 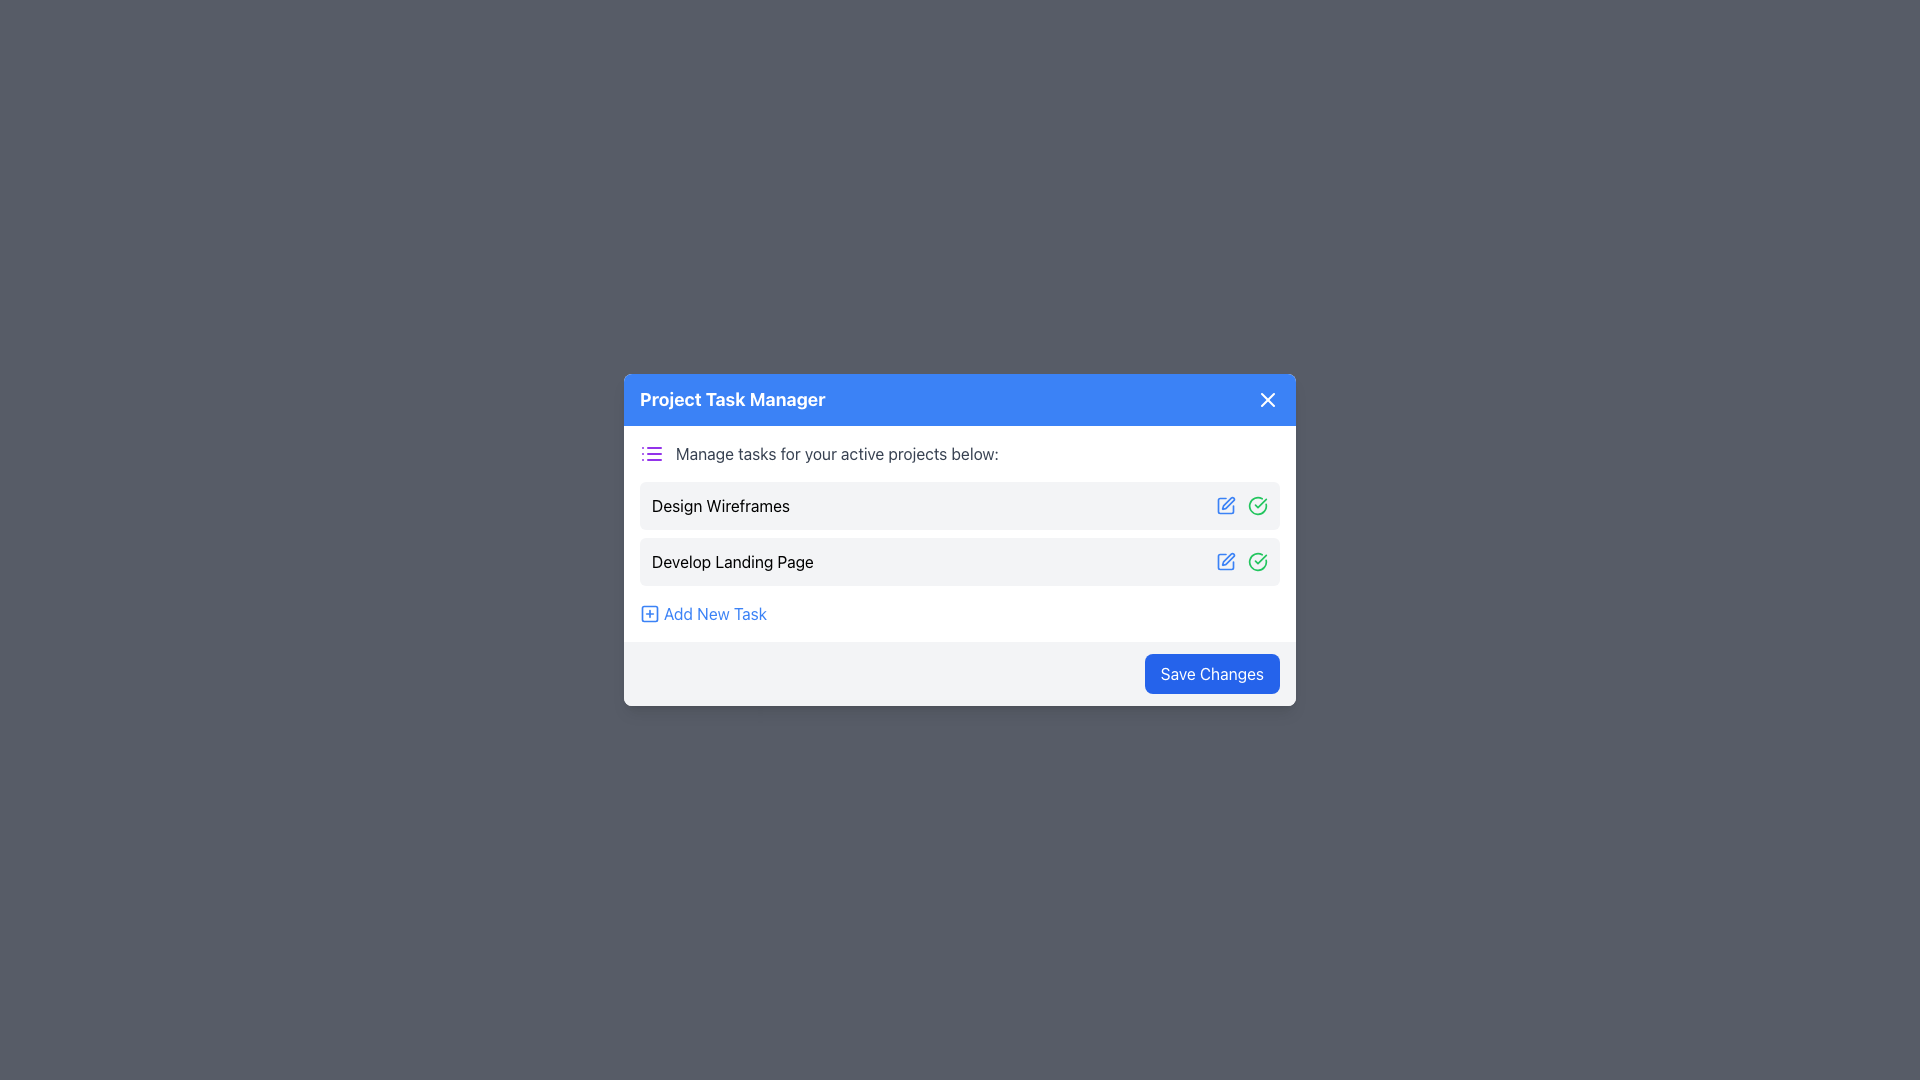 What do you see at coordinates (960, 504) in the screenshot?
I see `the action icons of the first task item named 'Design Wireframes' in the 'Project Task Manager'` at bounding box center [960, 504].